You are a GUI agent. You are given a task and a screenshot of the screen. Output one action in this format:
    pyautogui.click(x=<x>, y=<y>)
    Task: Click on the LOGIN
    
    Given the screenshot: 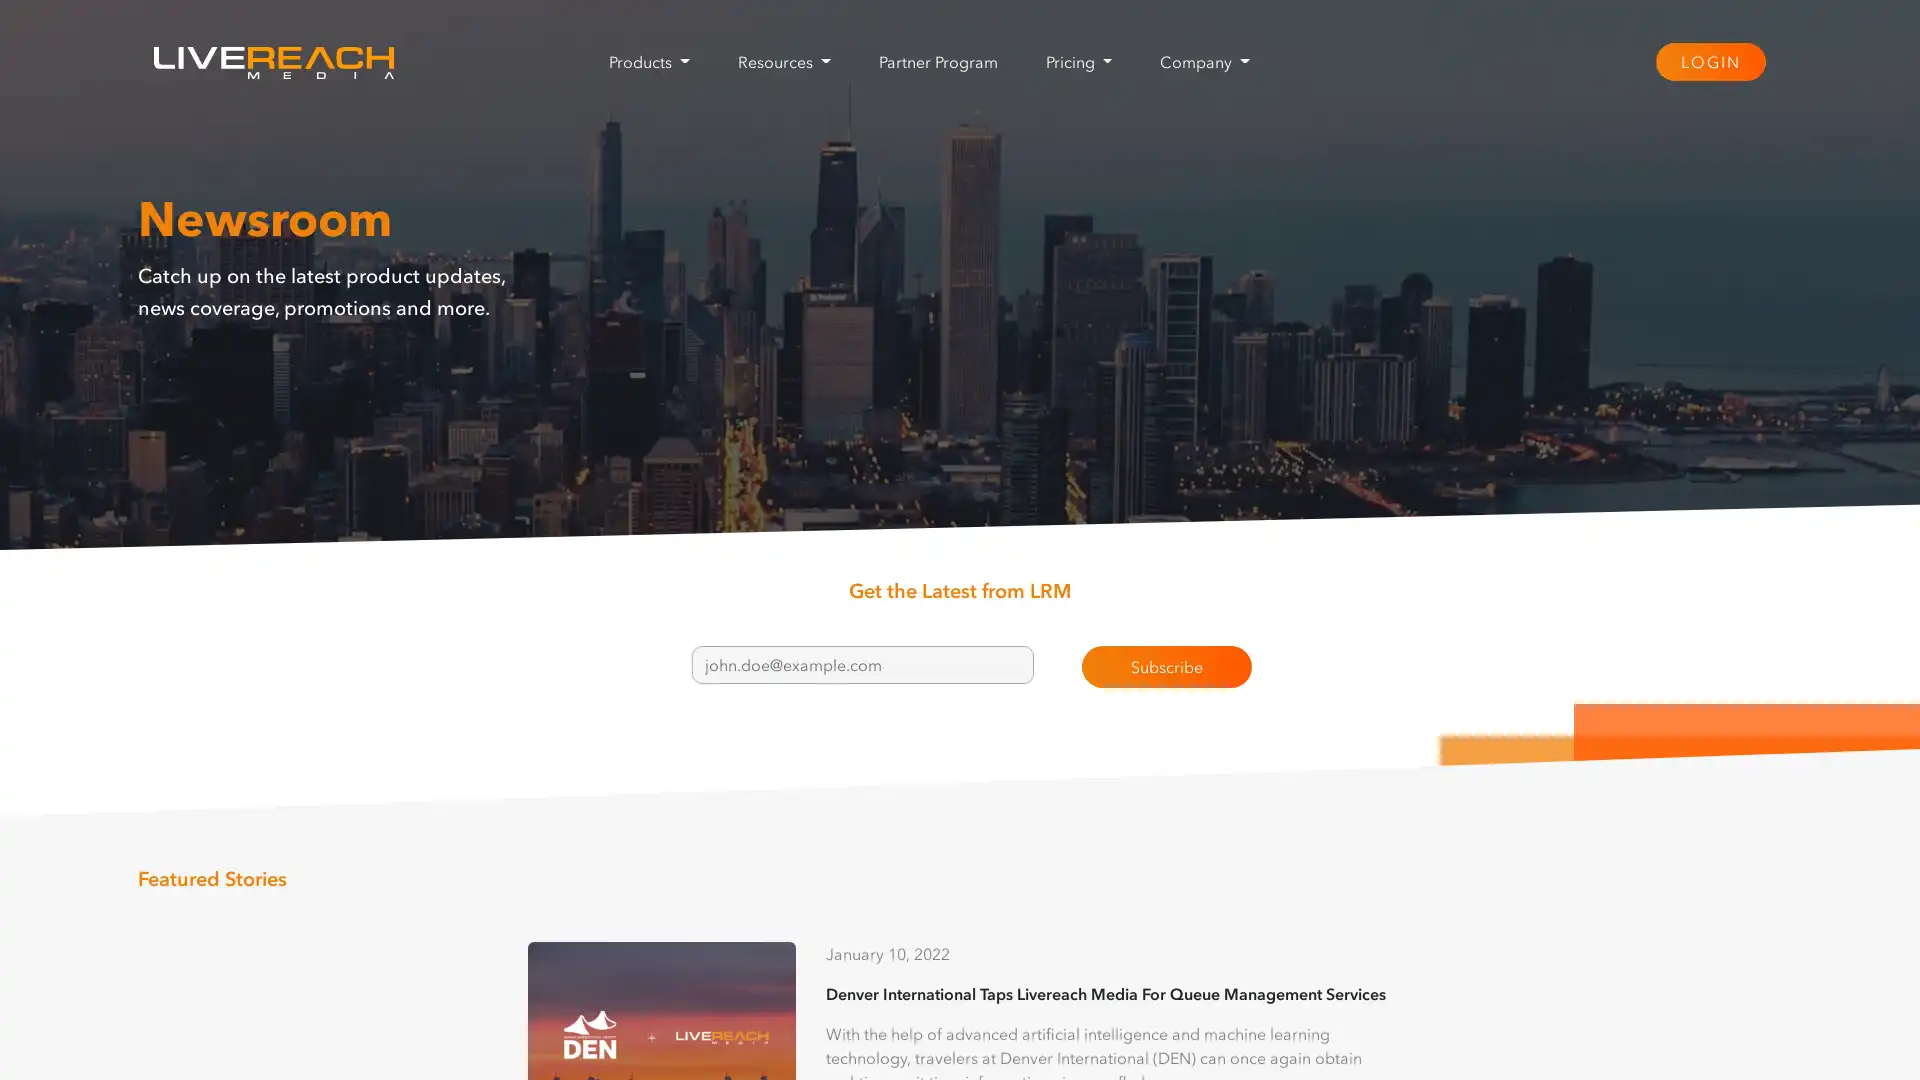 What is the action you would take?
    pyautogui.click(x=1708, y=60)
    